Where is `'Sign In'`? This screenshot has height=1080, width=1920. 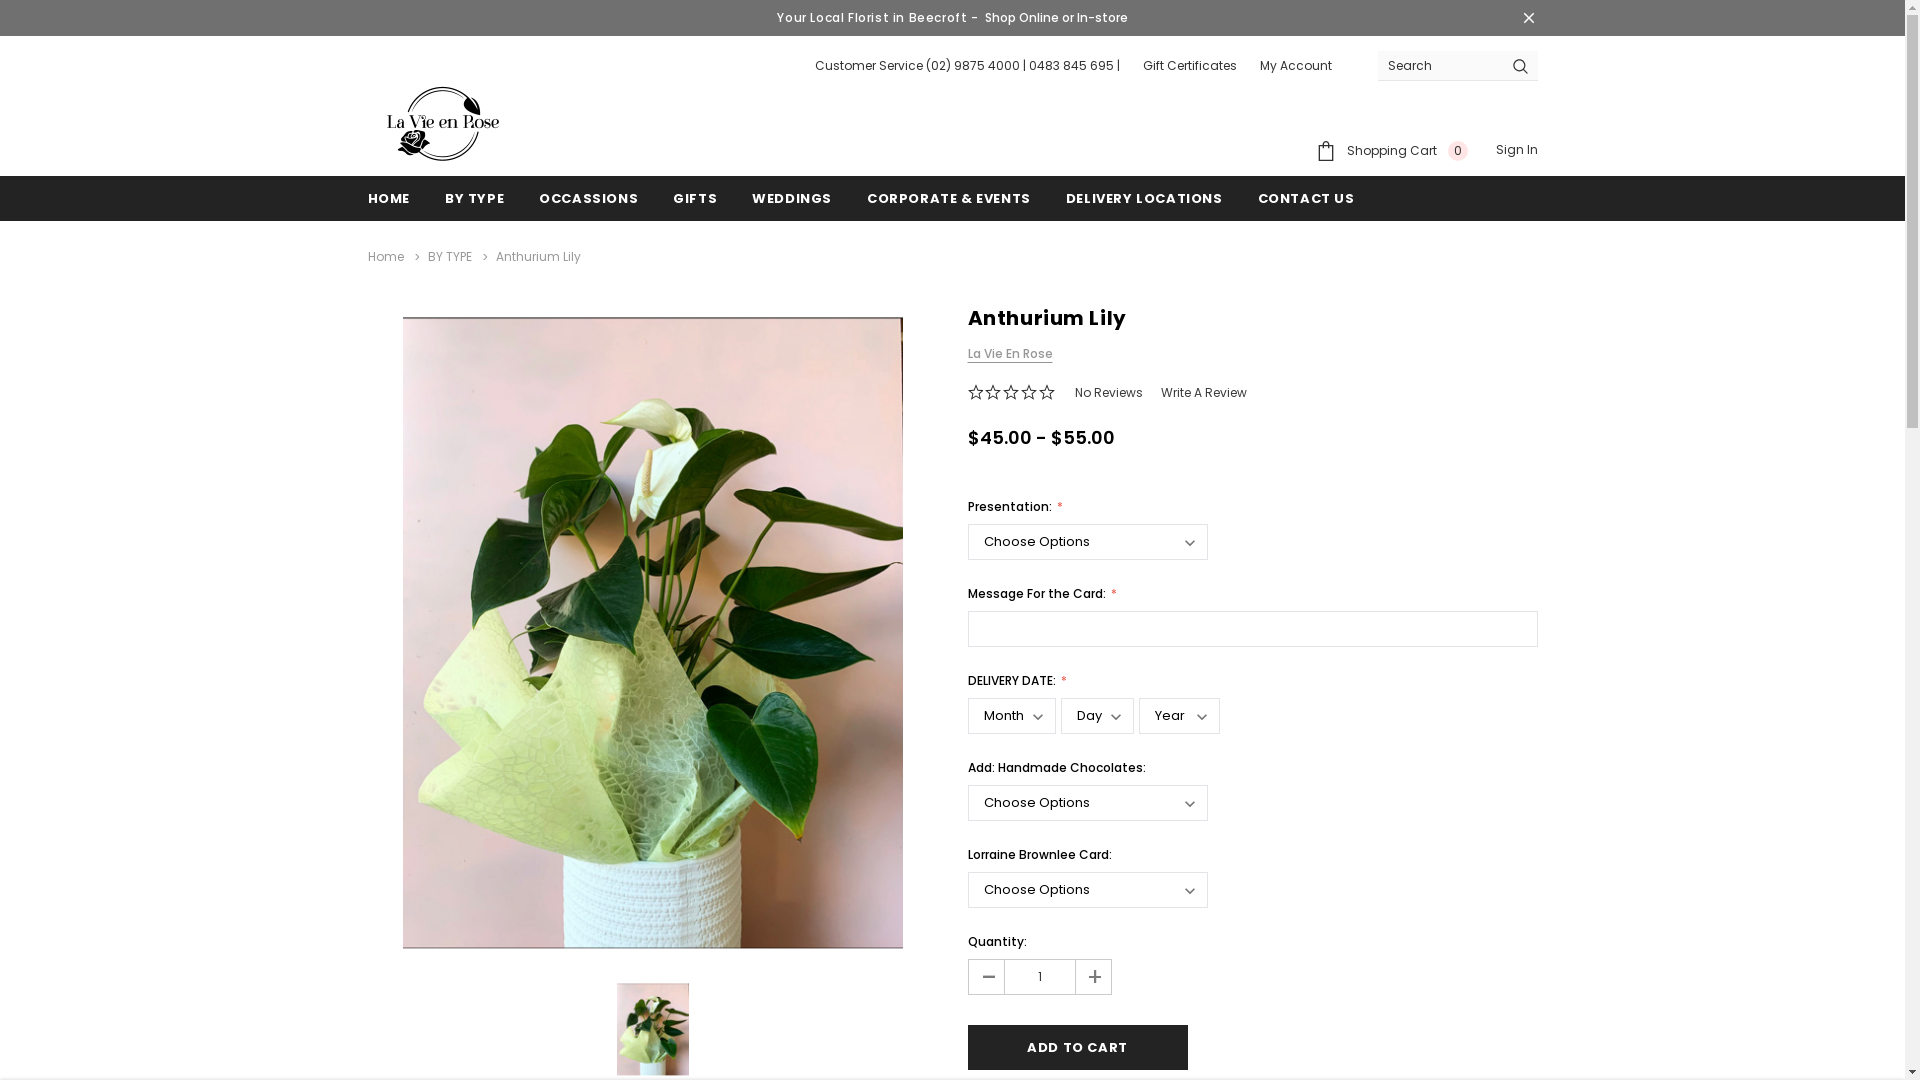 'Sign In' is located at coordinates (1516, 149).